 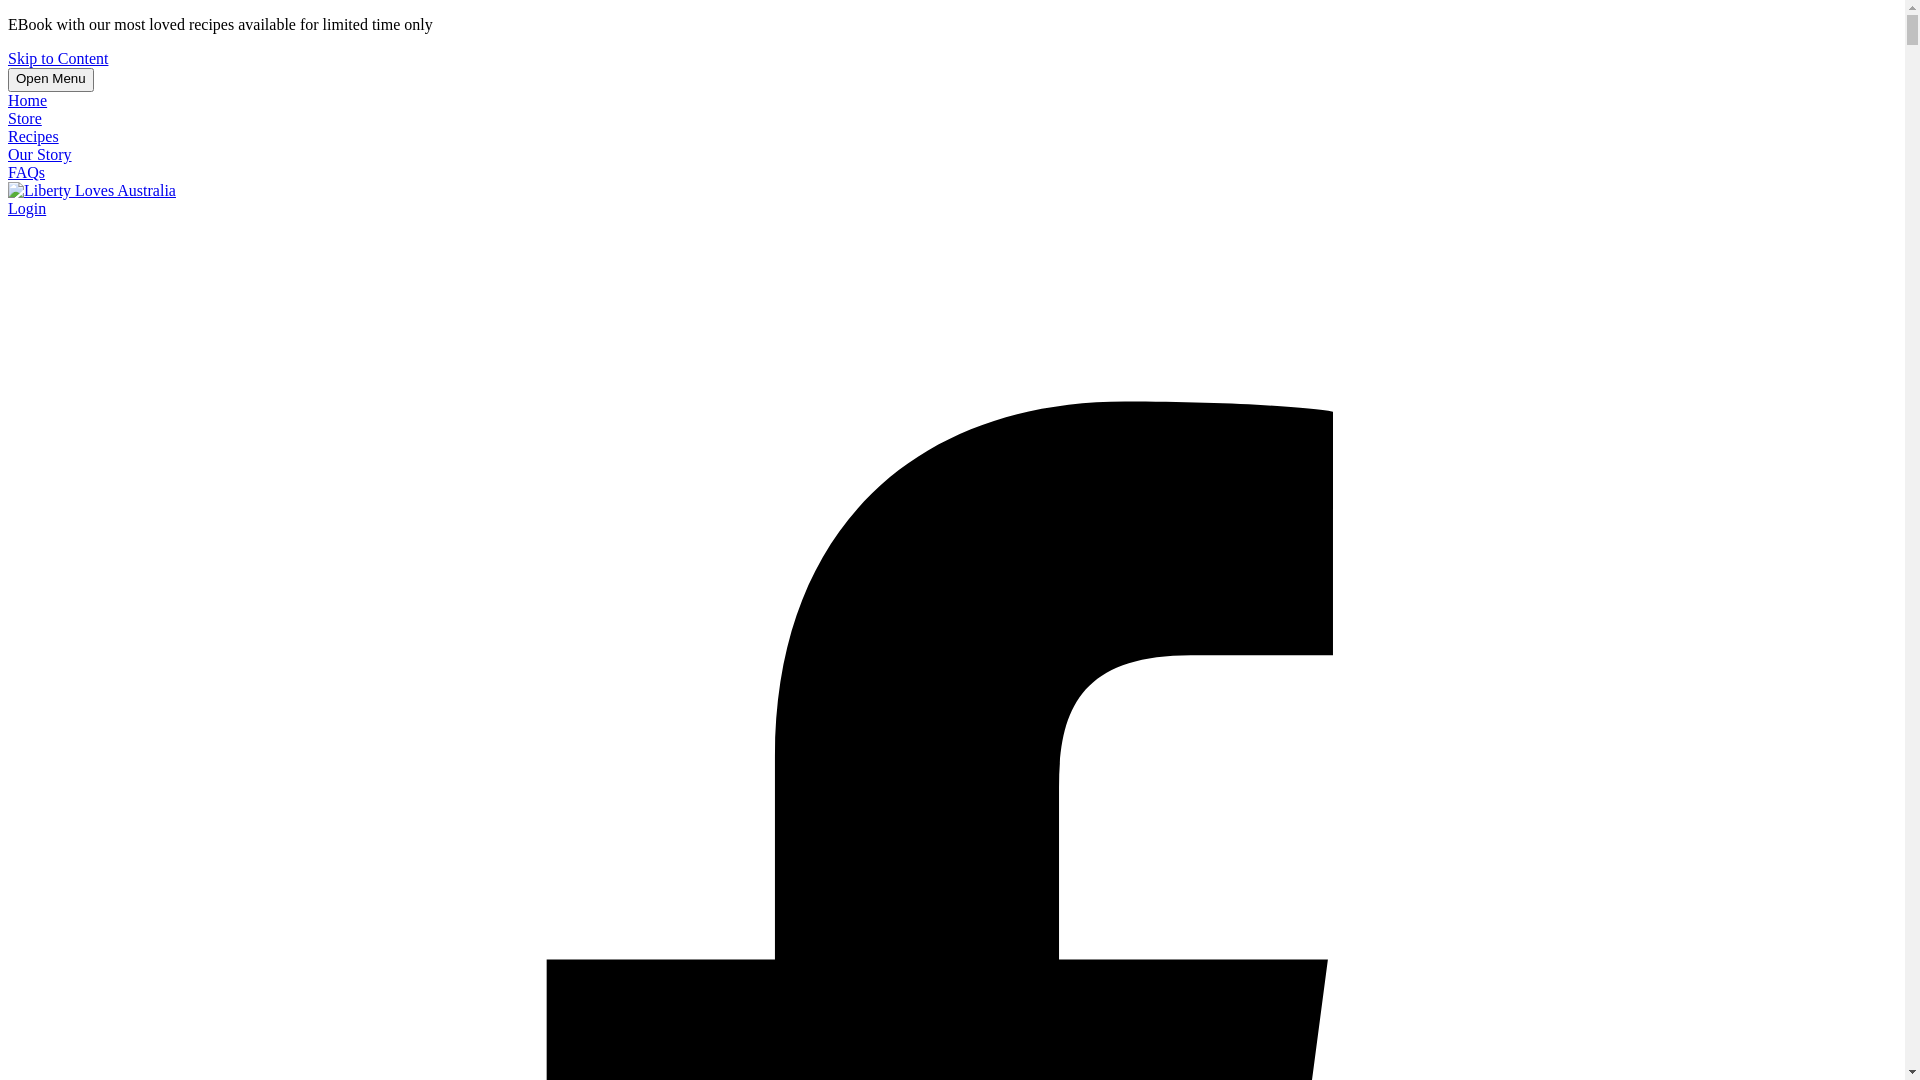 What do you see at coordinates (8, 79) in the screenshot?
I see `'Open Menu'` at bounding box center [8, 79].